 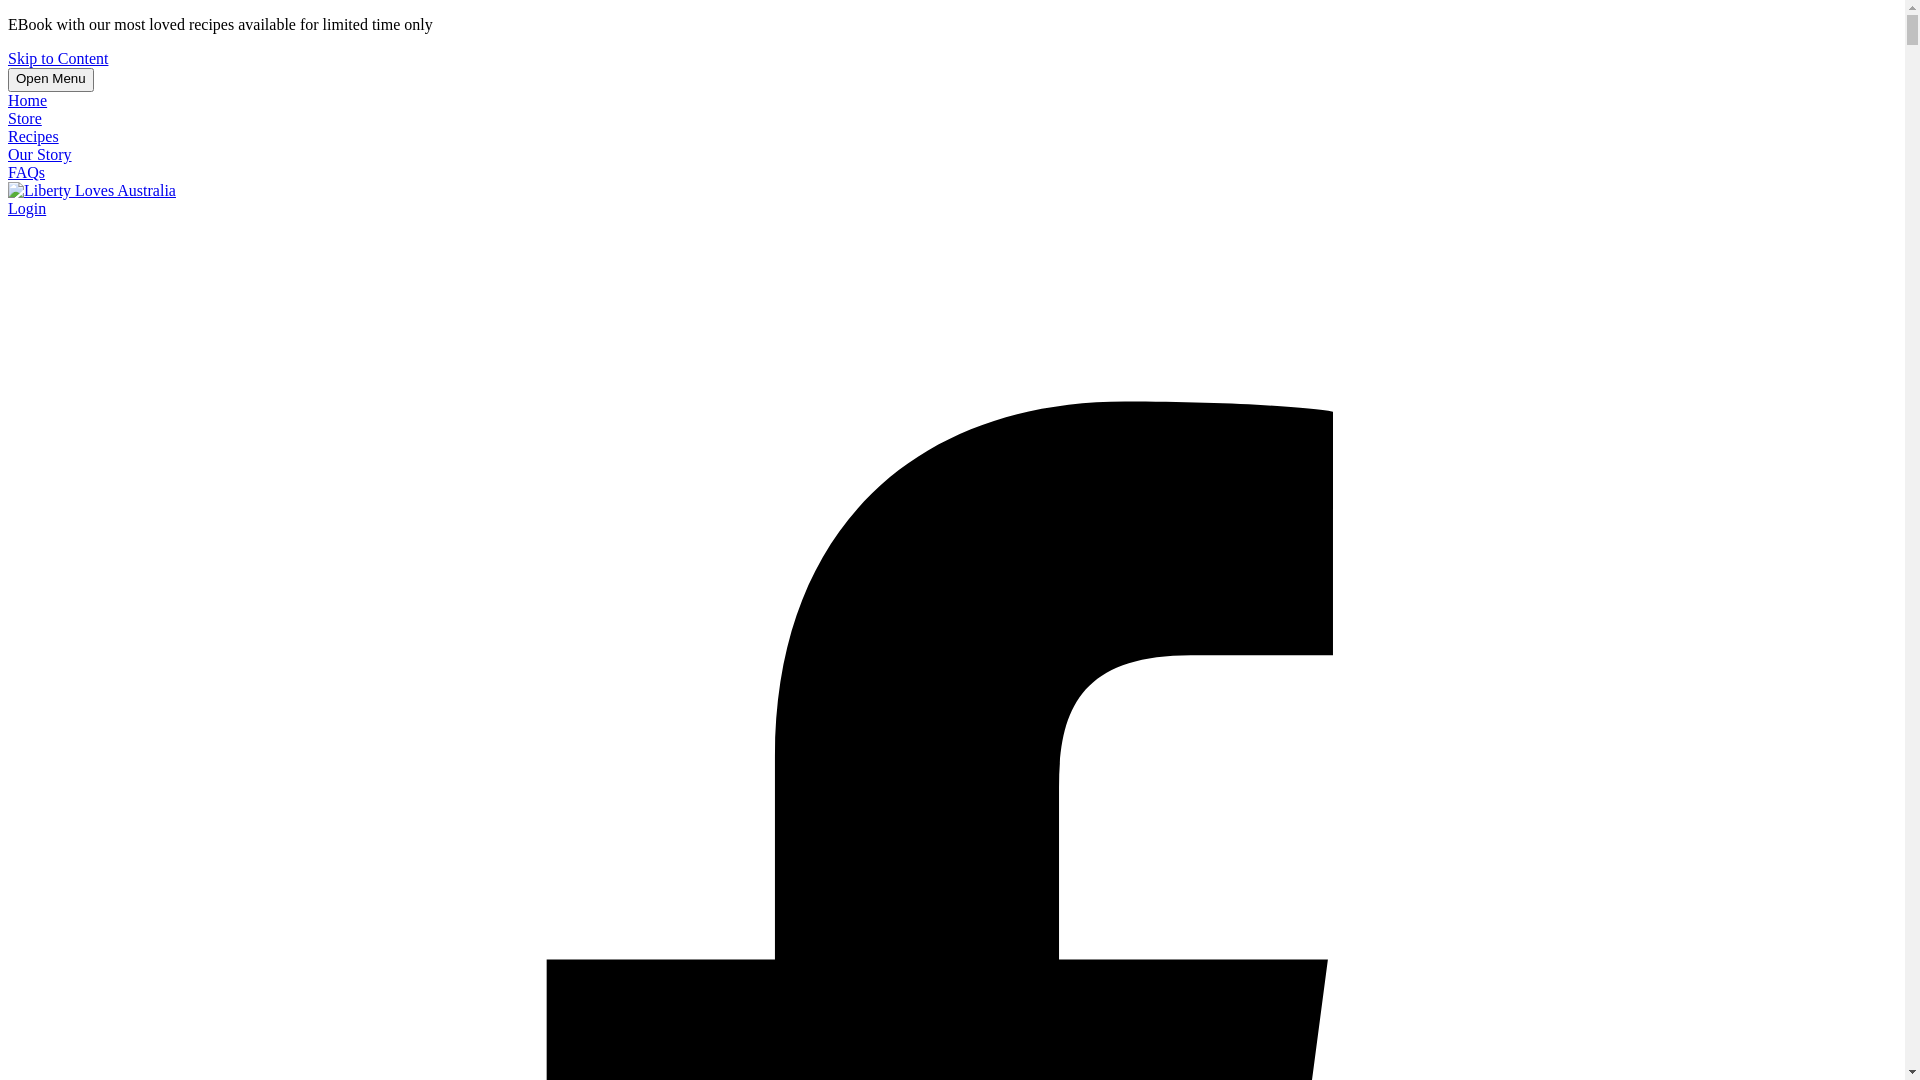 What do you see at coordinates (8, 79) in the screenshot?
I see `'Open Menu'` at bounding box center [8, 79].